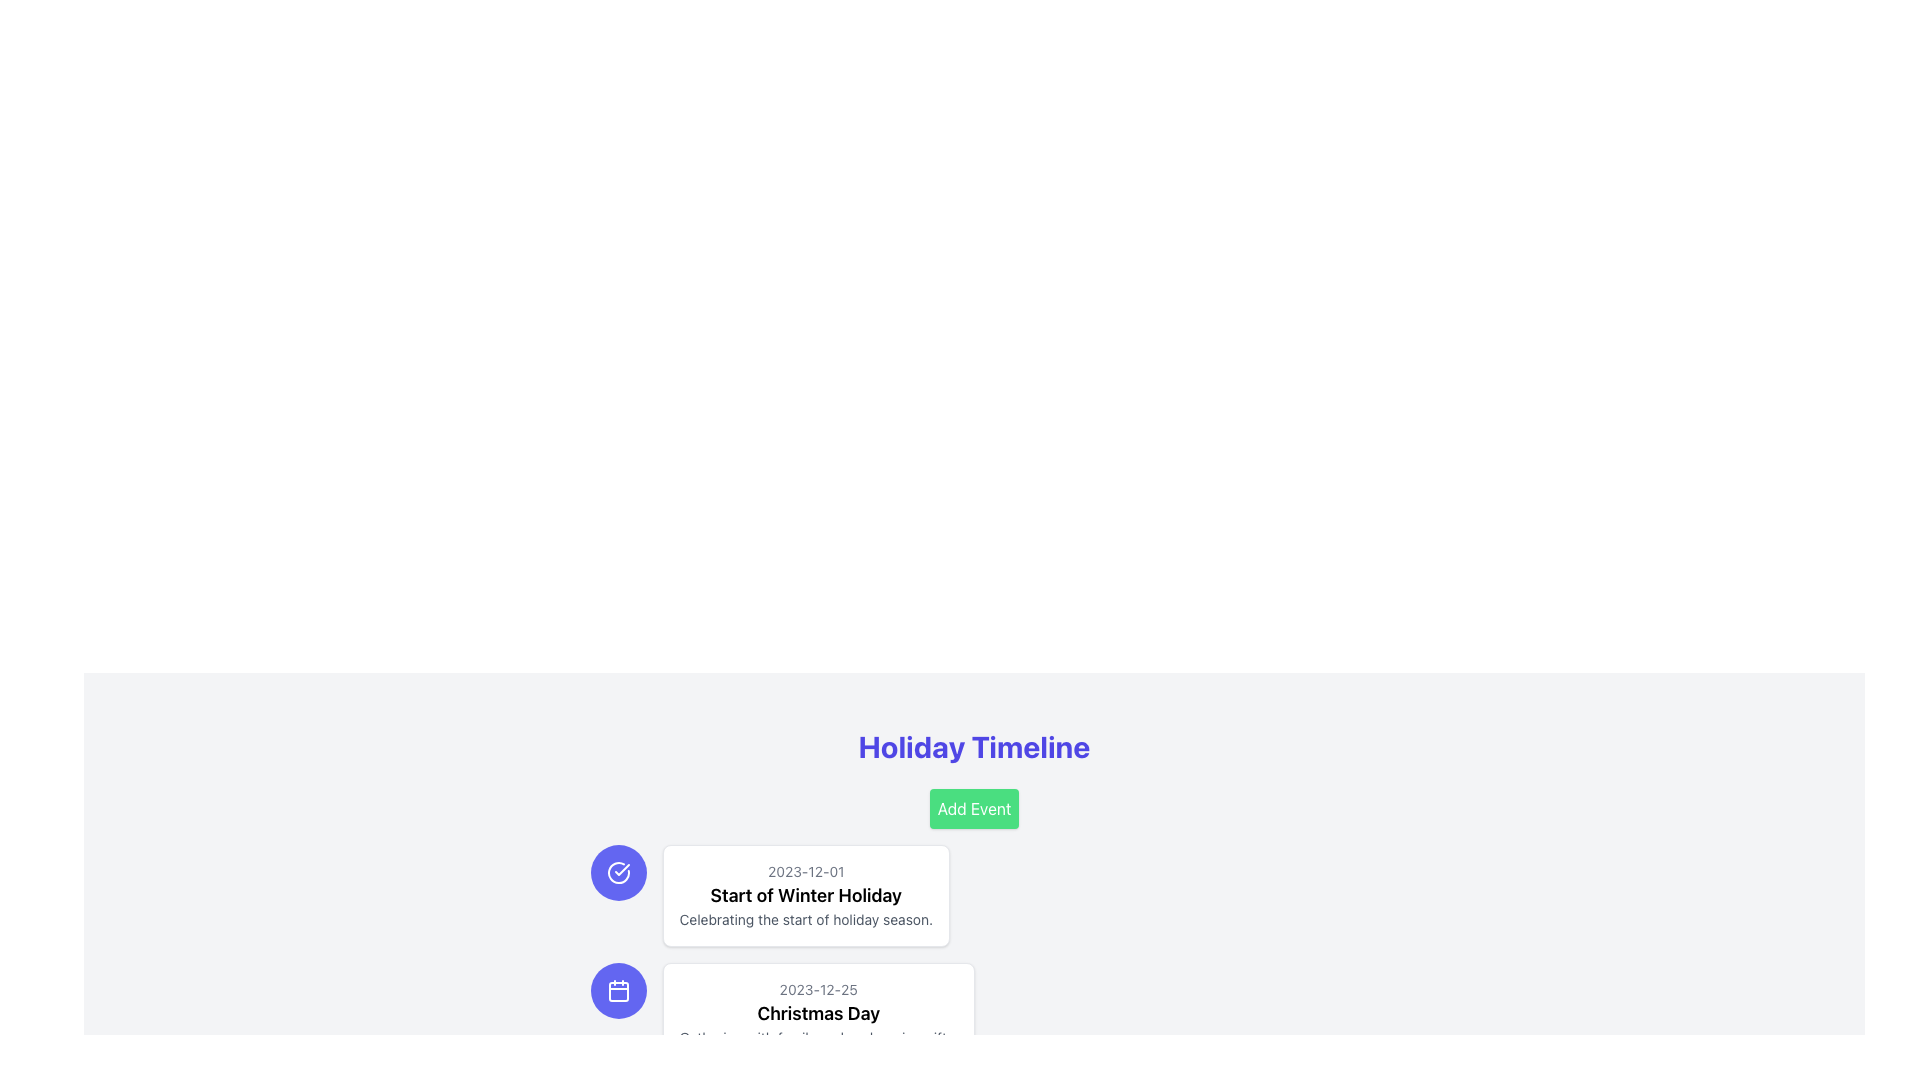 This screenshot has height=1080, width=1920. I want to click on text label displaying 'Christmas Day' in bold black font, which is centrally located within the '2023-12-25' card on the Holiday Timeline, so click(818, 1014).